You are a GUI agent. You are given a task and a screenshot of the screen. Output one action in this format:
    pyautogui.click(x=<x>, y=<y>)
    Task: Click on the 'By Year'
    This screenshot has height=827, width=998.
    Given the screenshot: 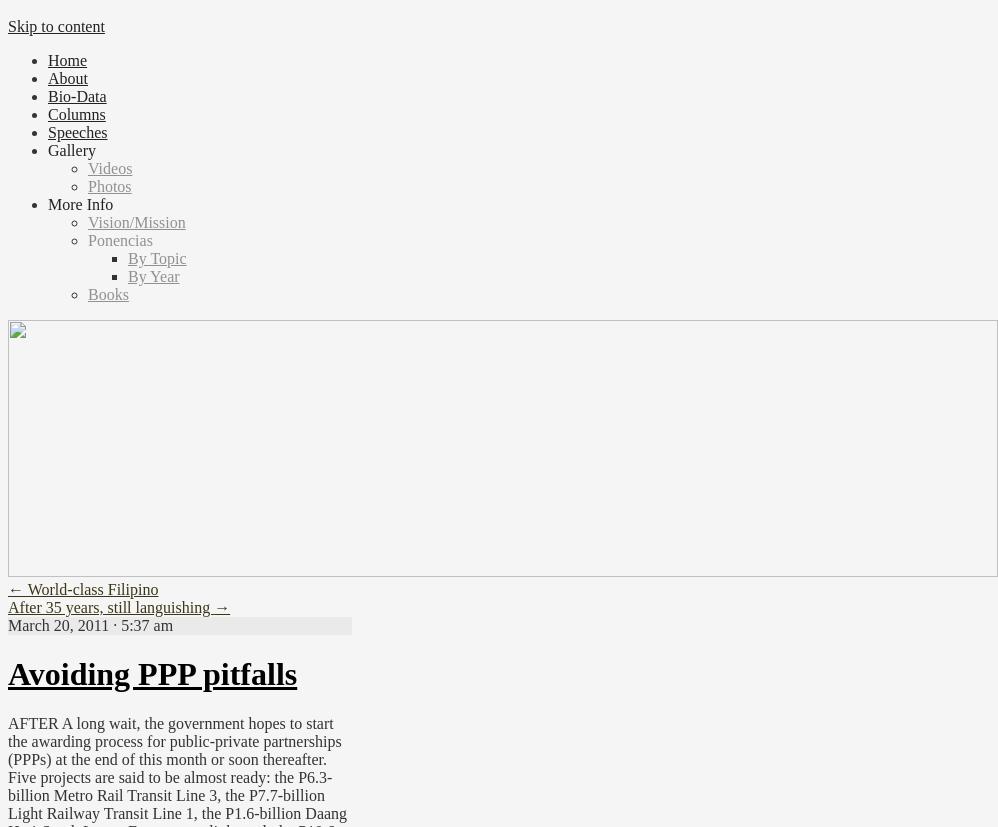 What is the action you would take?
    pyautogui.click(x=152, y=276)
    